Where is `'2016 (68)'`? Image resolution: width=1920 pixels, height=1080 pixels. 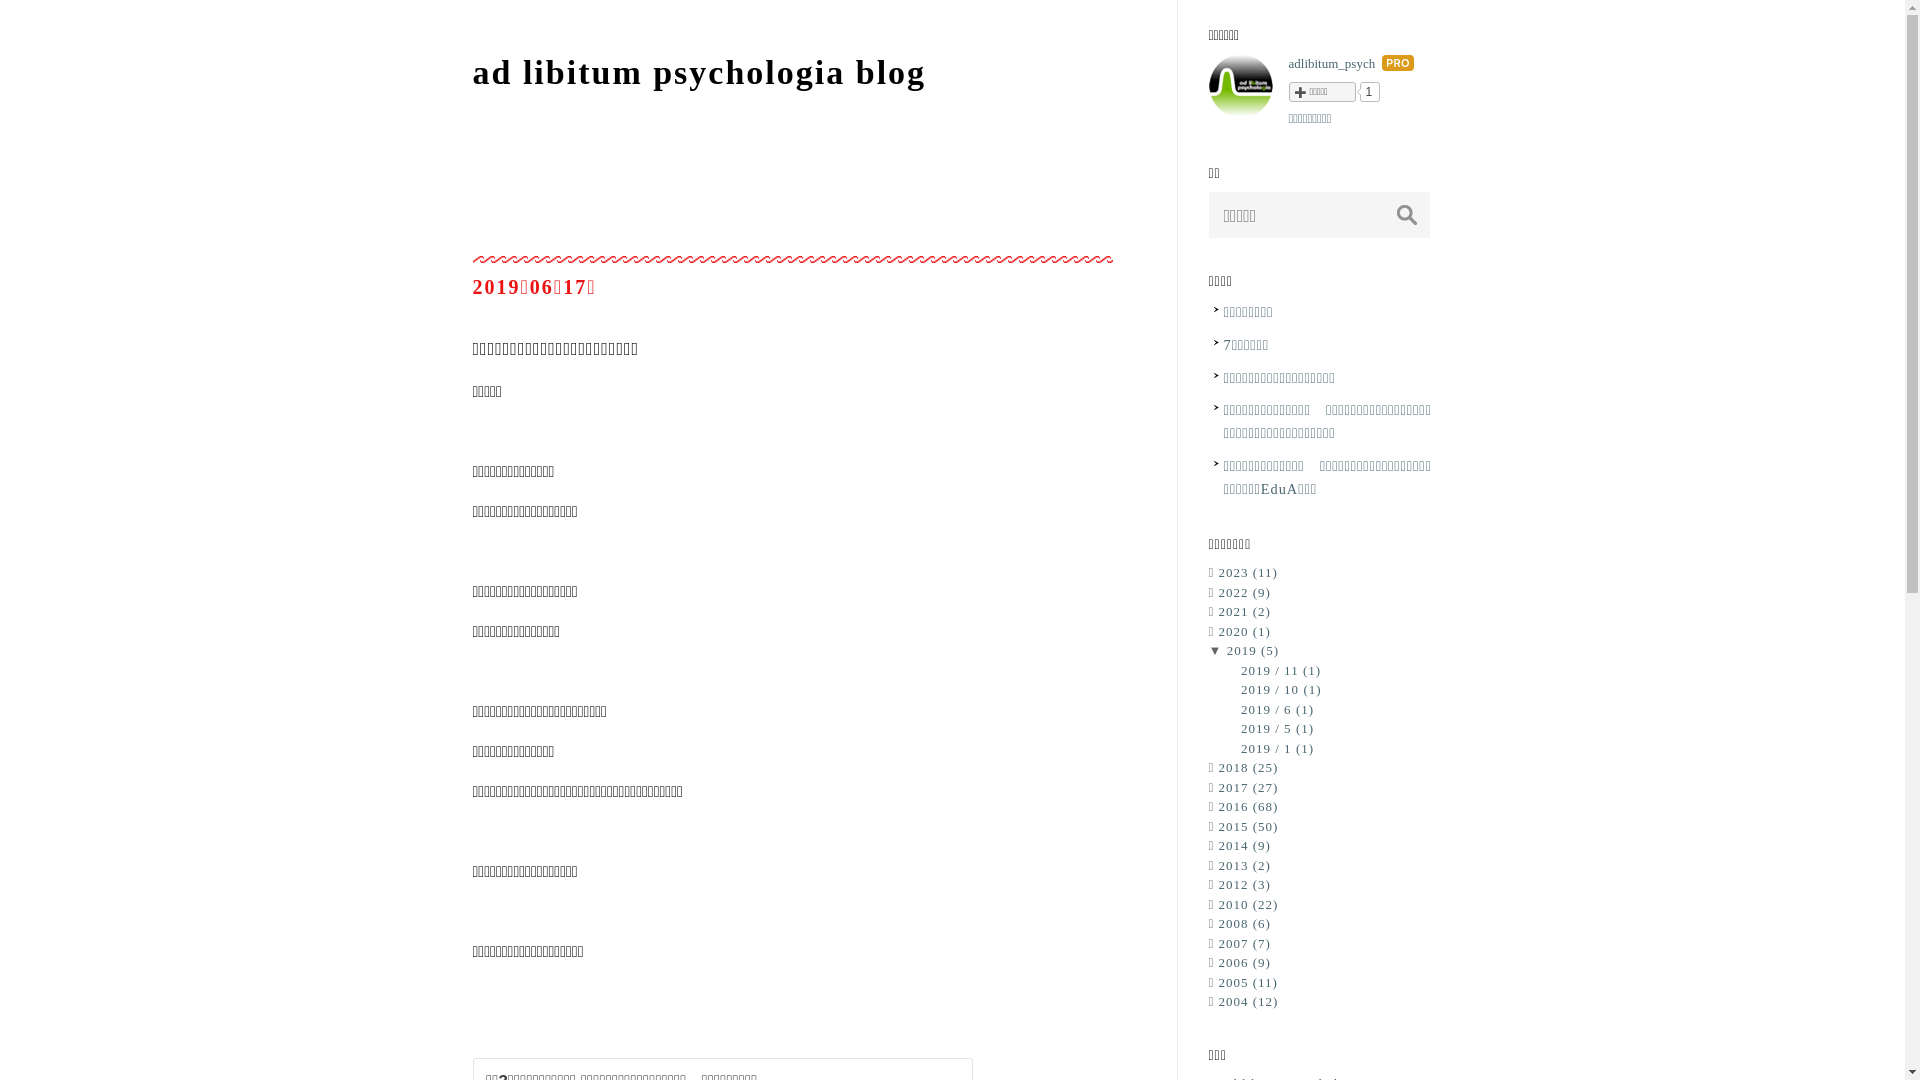
'2016 (68)' is located at coordinates (1247, 805).